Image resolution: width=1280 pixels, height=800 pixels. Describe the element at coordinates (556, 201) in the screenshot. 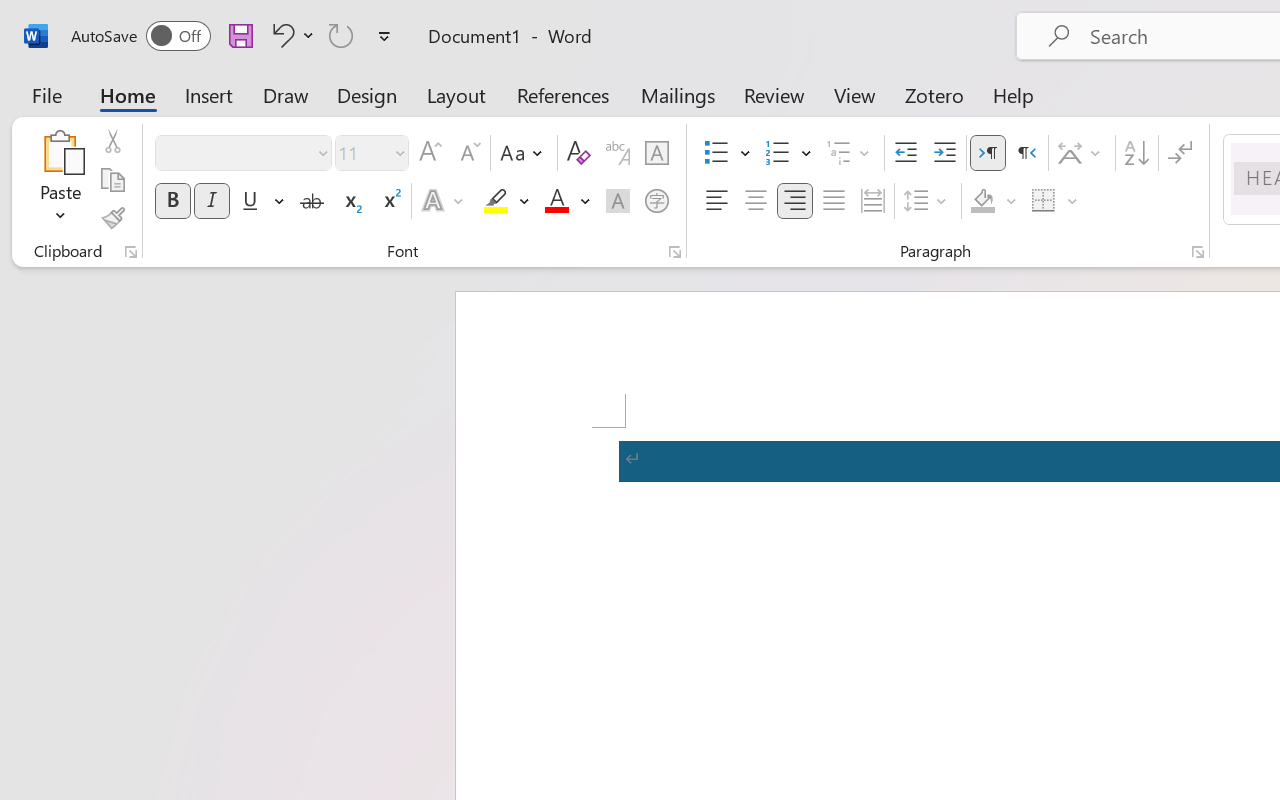

I see `'Font Color RGB(255, 0, 0)'` at that location.